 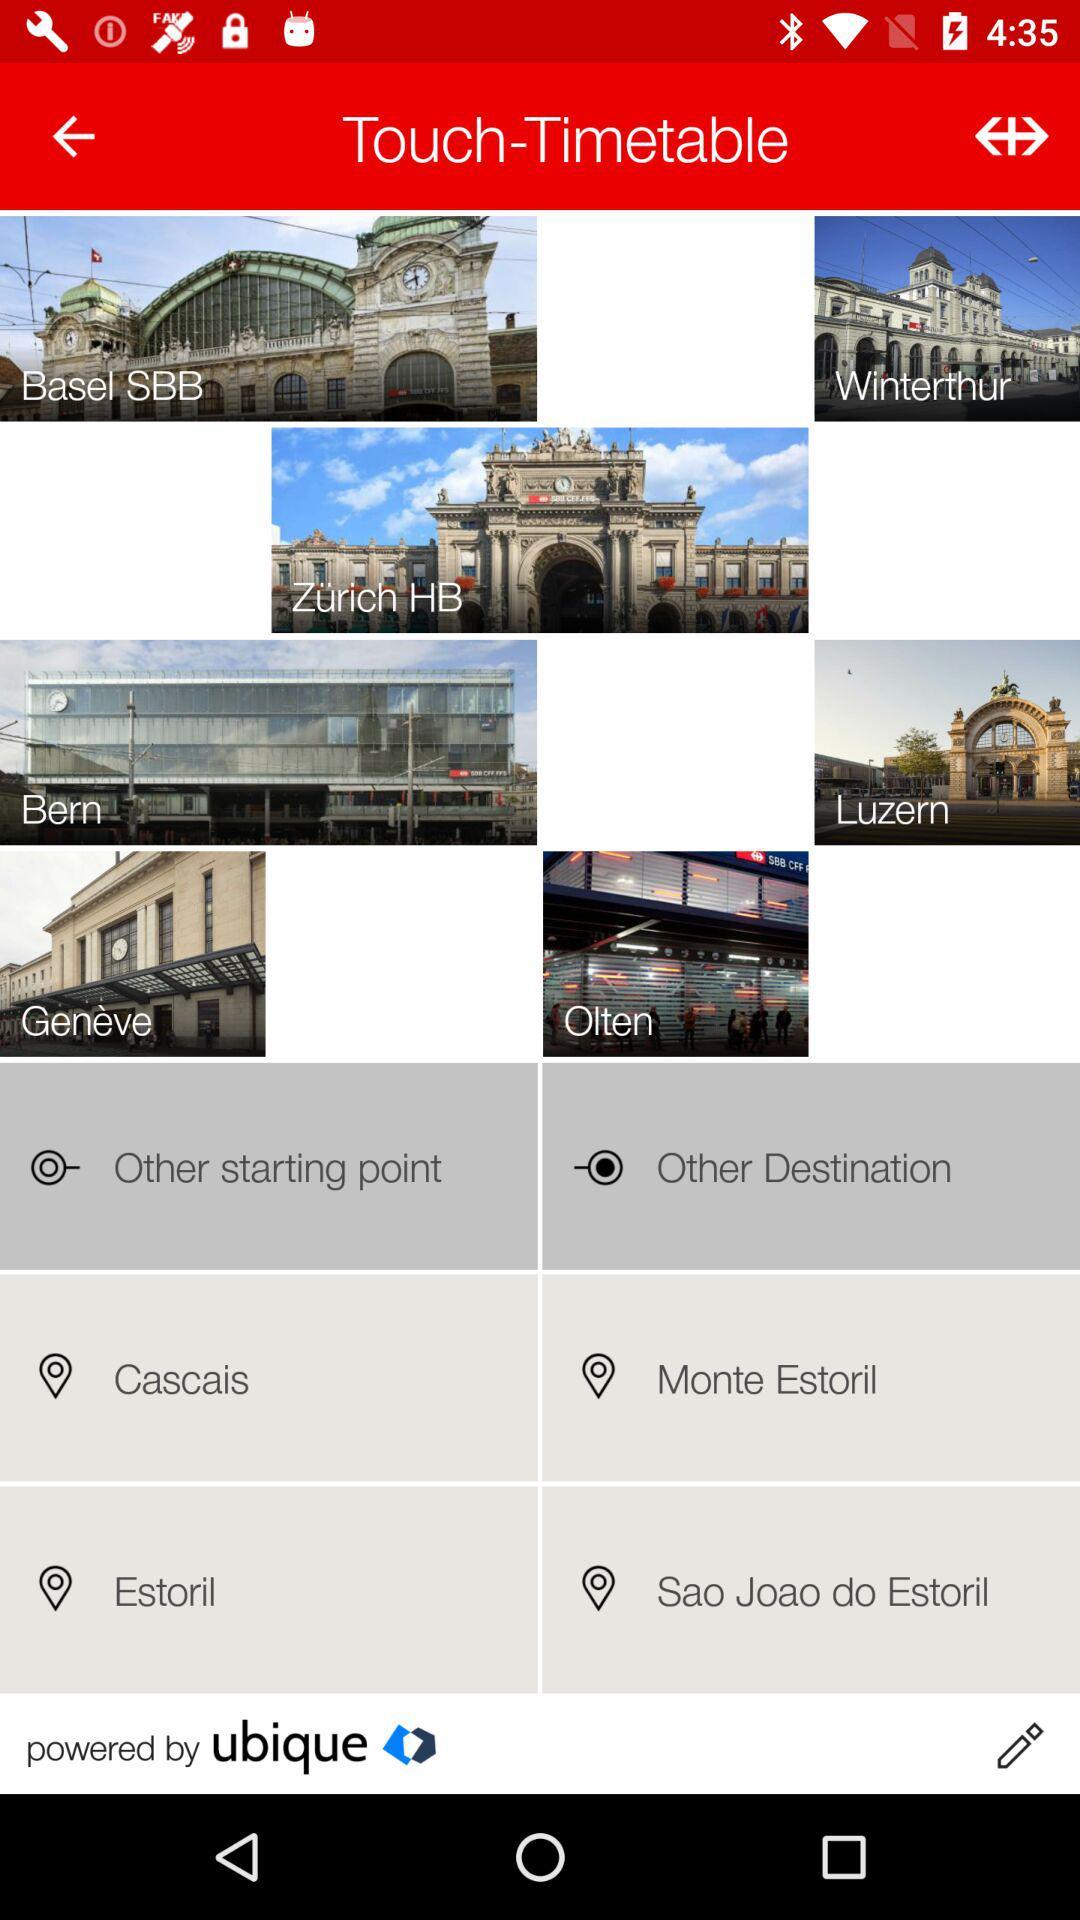 What do you see at coordinates (72, 135) in the screenshot?
I see `return to home page` at bounding box center [72, 135].